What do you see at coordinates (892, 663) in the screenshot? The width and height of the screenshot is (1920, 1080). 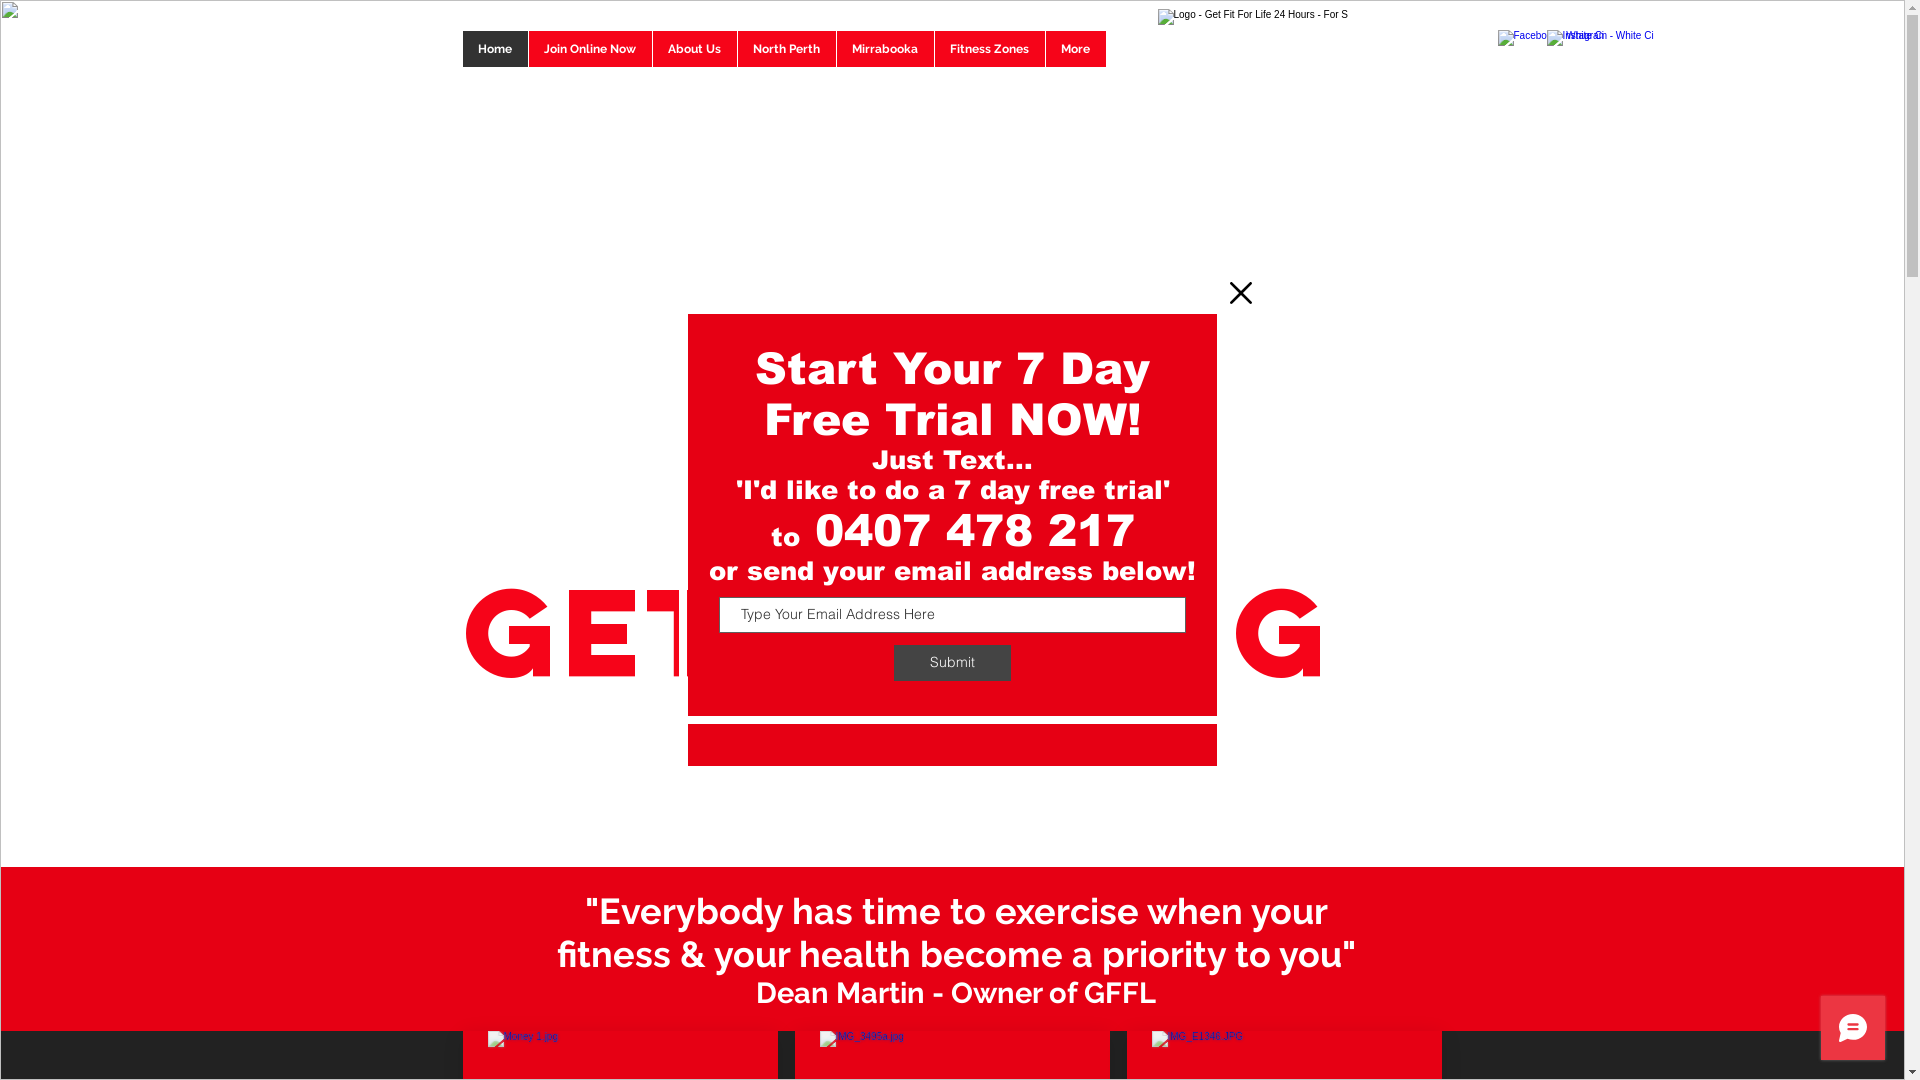 I see `'Submit'` at bounding box center [892, 663].